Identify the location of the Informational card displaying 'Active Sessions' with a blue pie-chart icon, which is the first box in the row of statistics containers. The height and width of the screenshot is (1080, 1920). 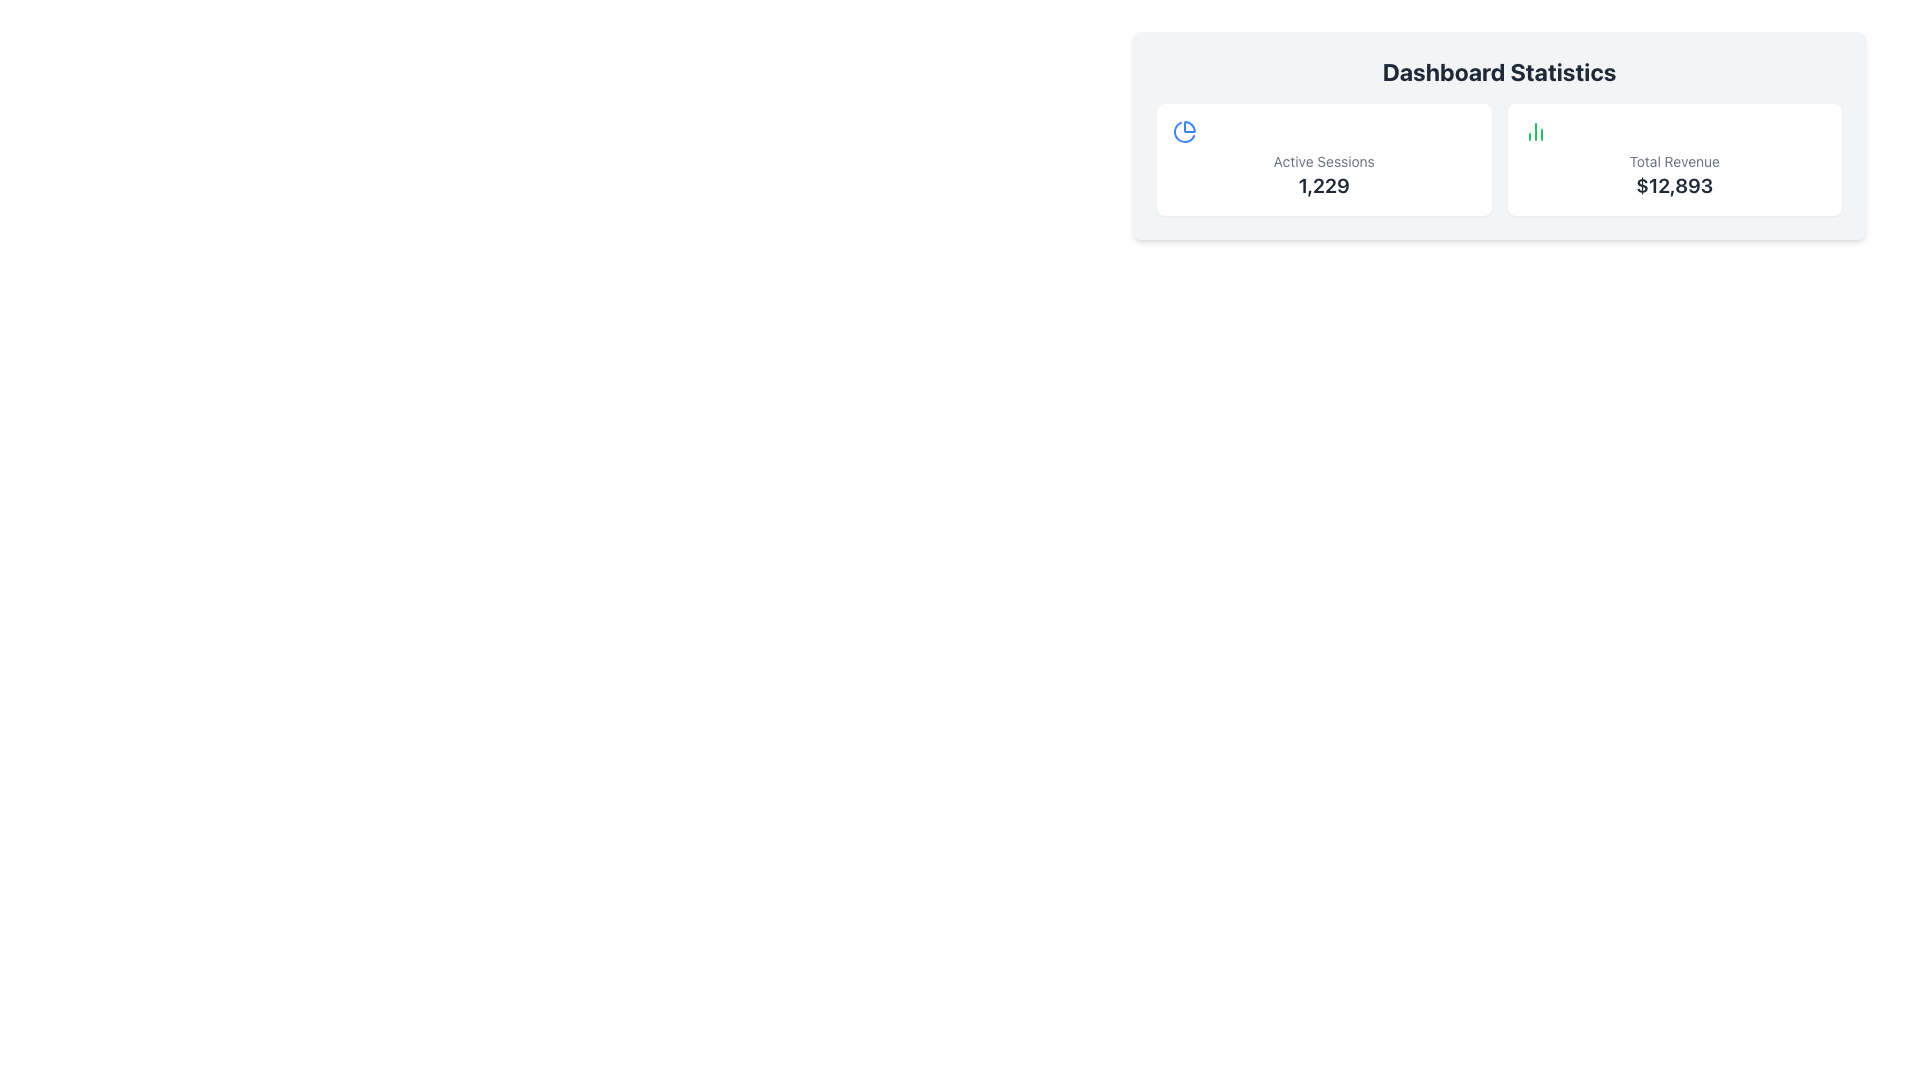
(1324, 158).